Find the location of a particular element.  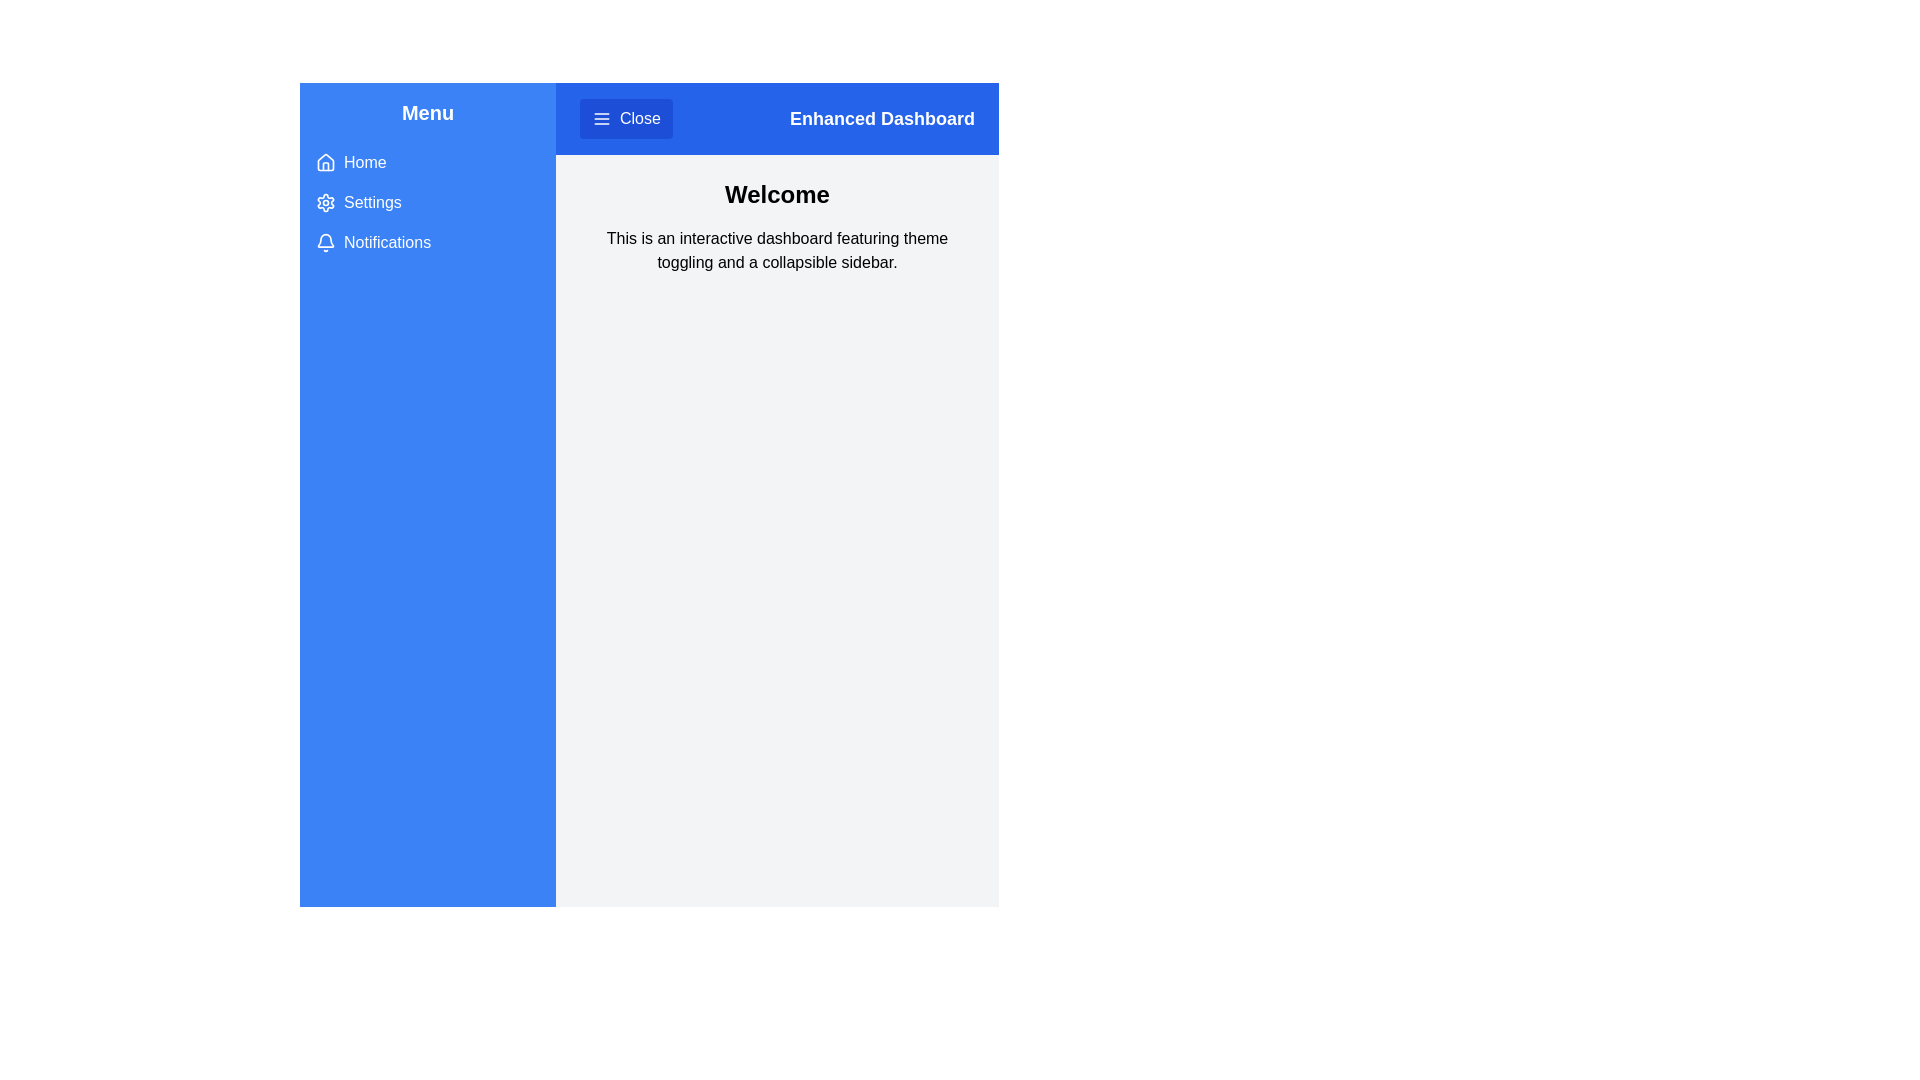

the notifications icon located in the left navigation menu next to the 'Notifications' text label, which is directly under the 'Home' and 'Settings' items is located at coordinates (326, 239).